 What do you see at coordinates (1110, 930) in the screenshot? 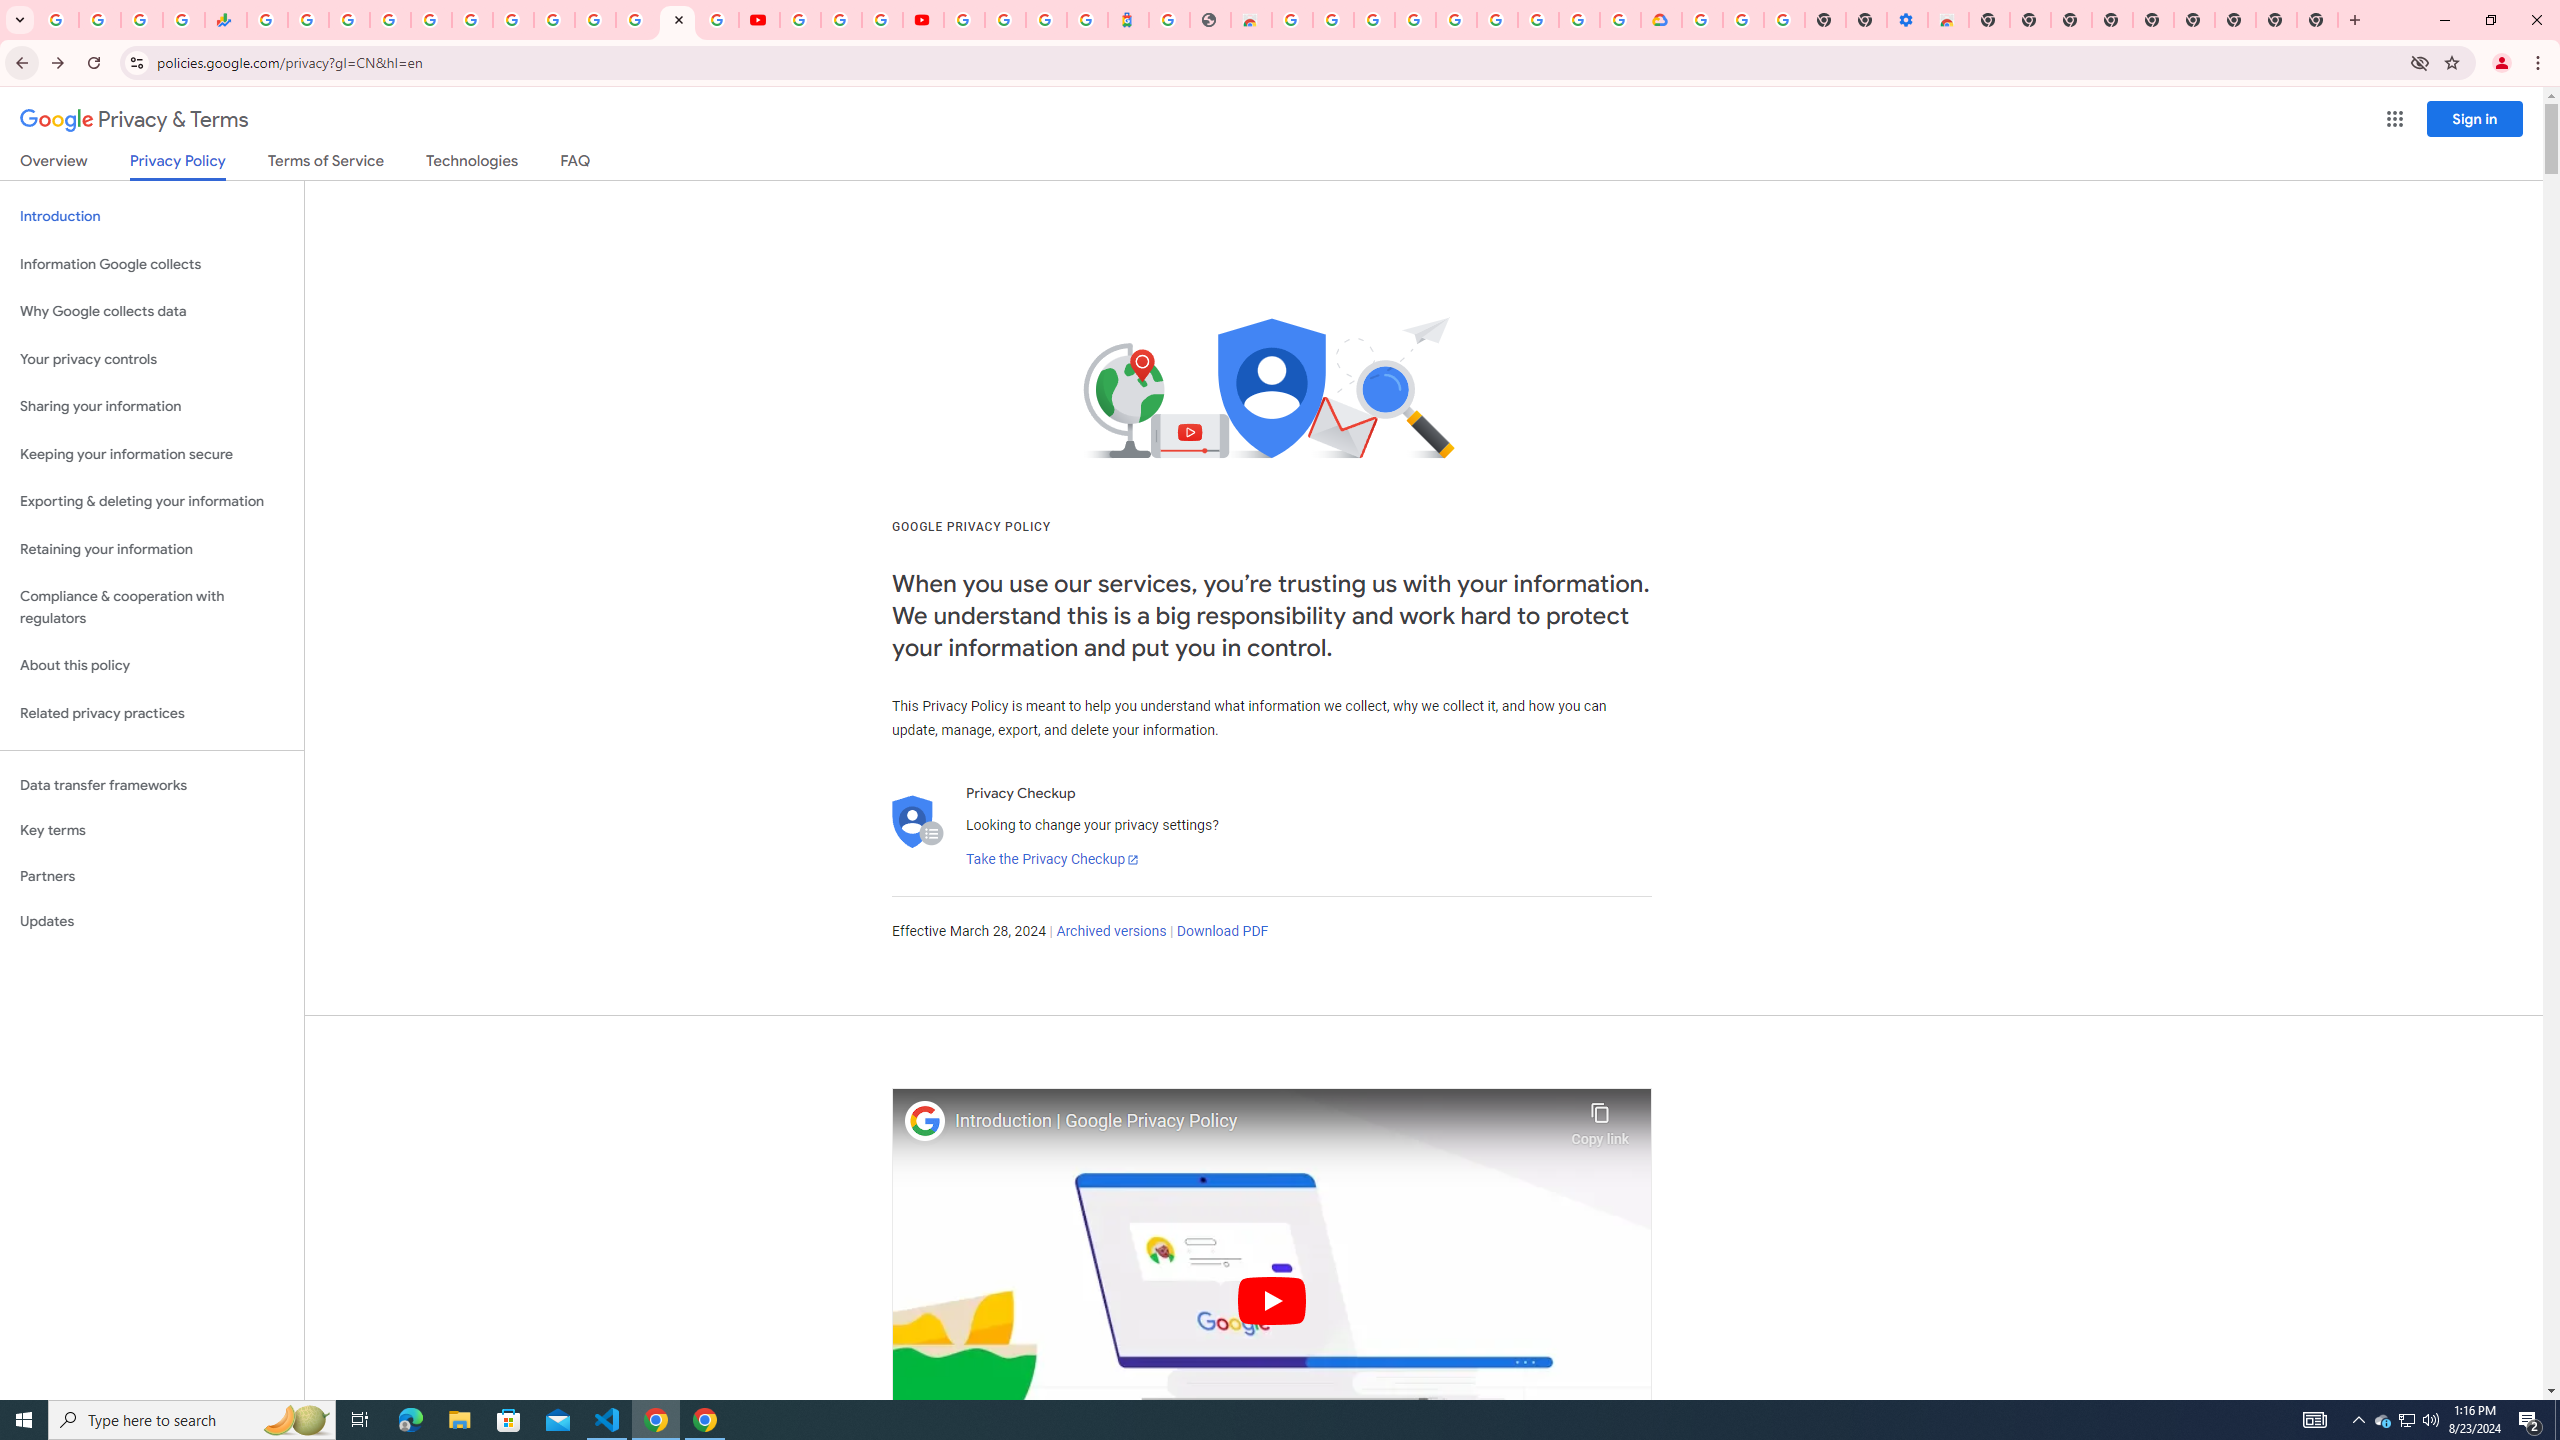
I see `'Archived versions'` at bounding box center [1110, 930].